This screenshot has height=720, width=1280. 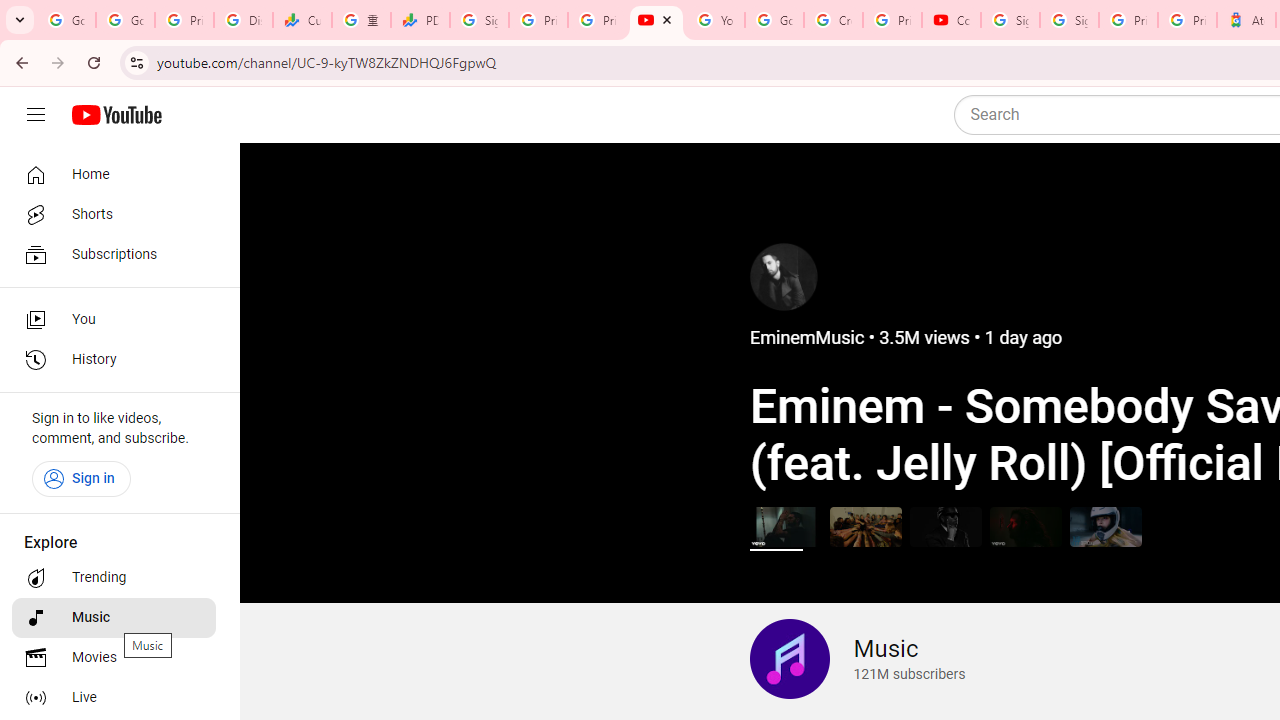 What do you see at coordinates (112, 360) in the screenshot?
I see `'History'` at bounding box center [112, 360].